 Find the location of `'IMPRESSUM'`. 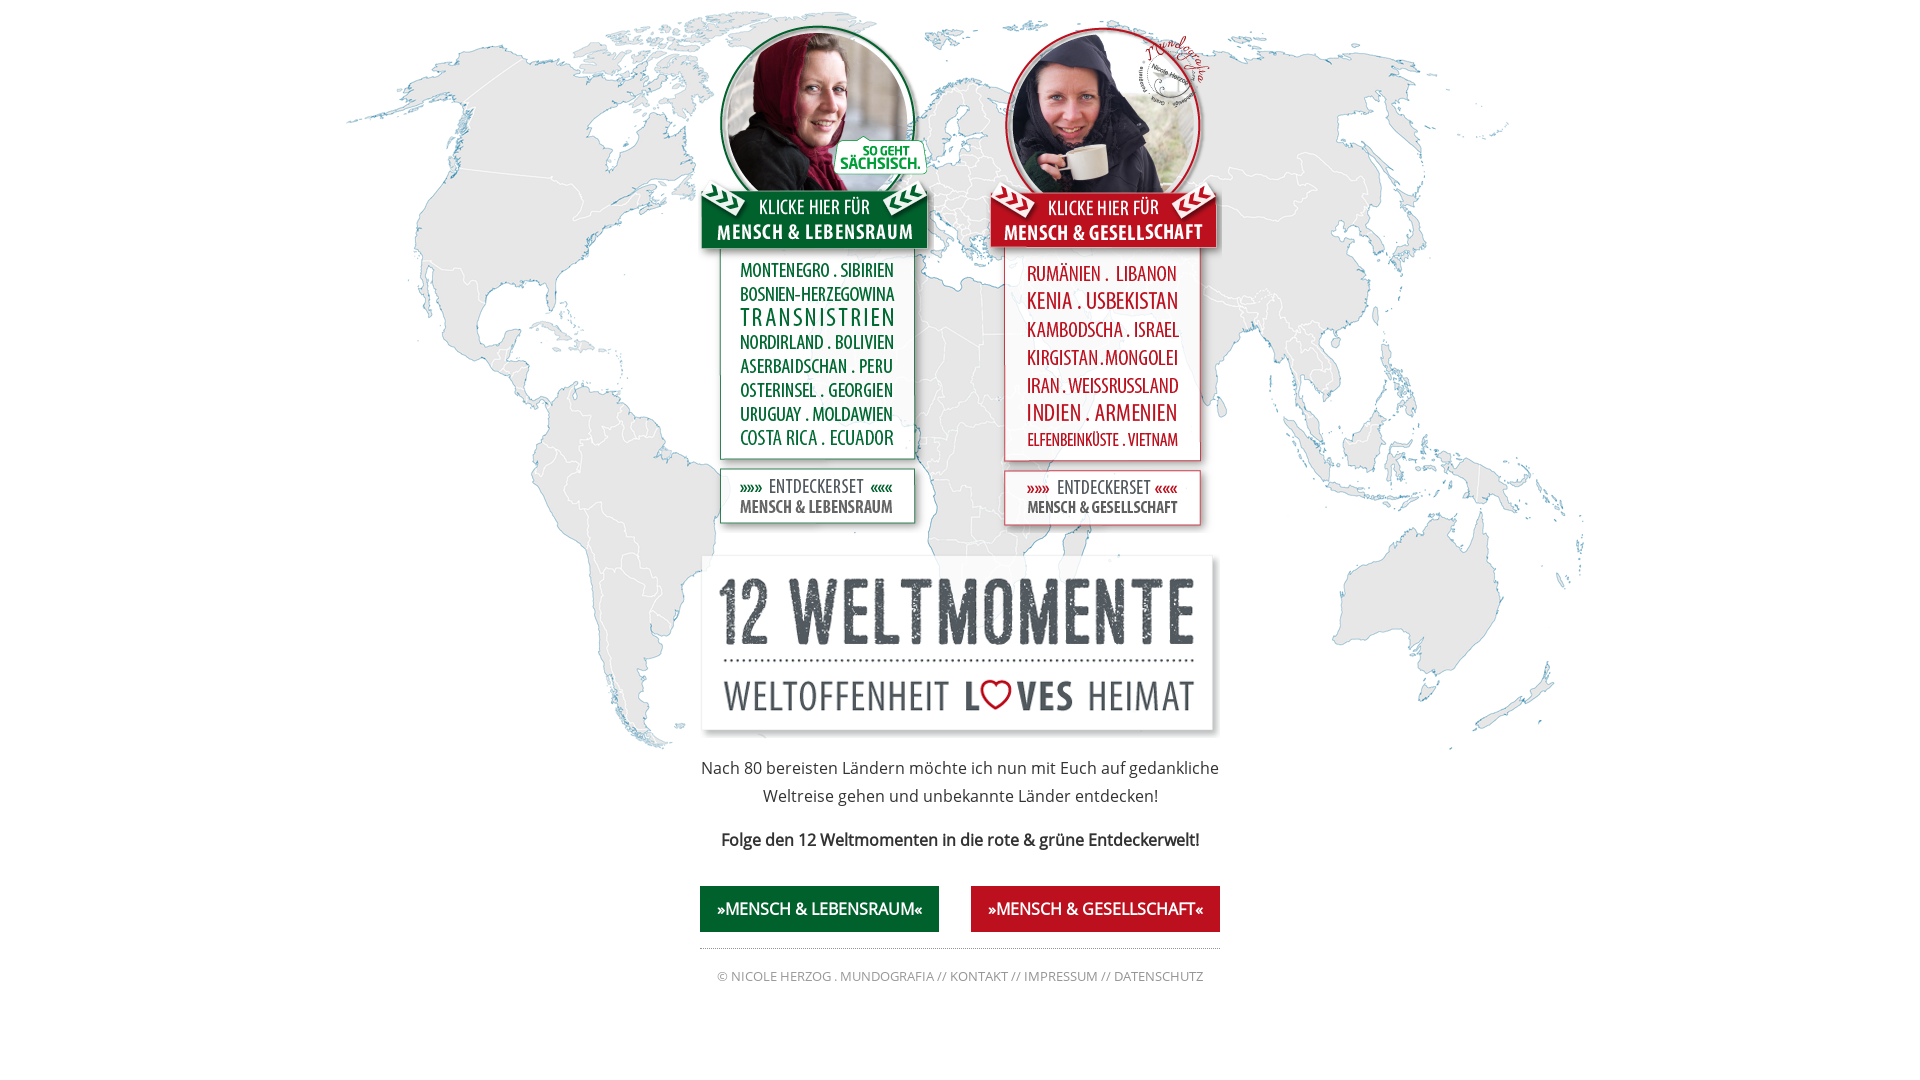

'IMPRESSUM' is located at coordinates (1059, 975).